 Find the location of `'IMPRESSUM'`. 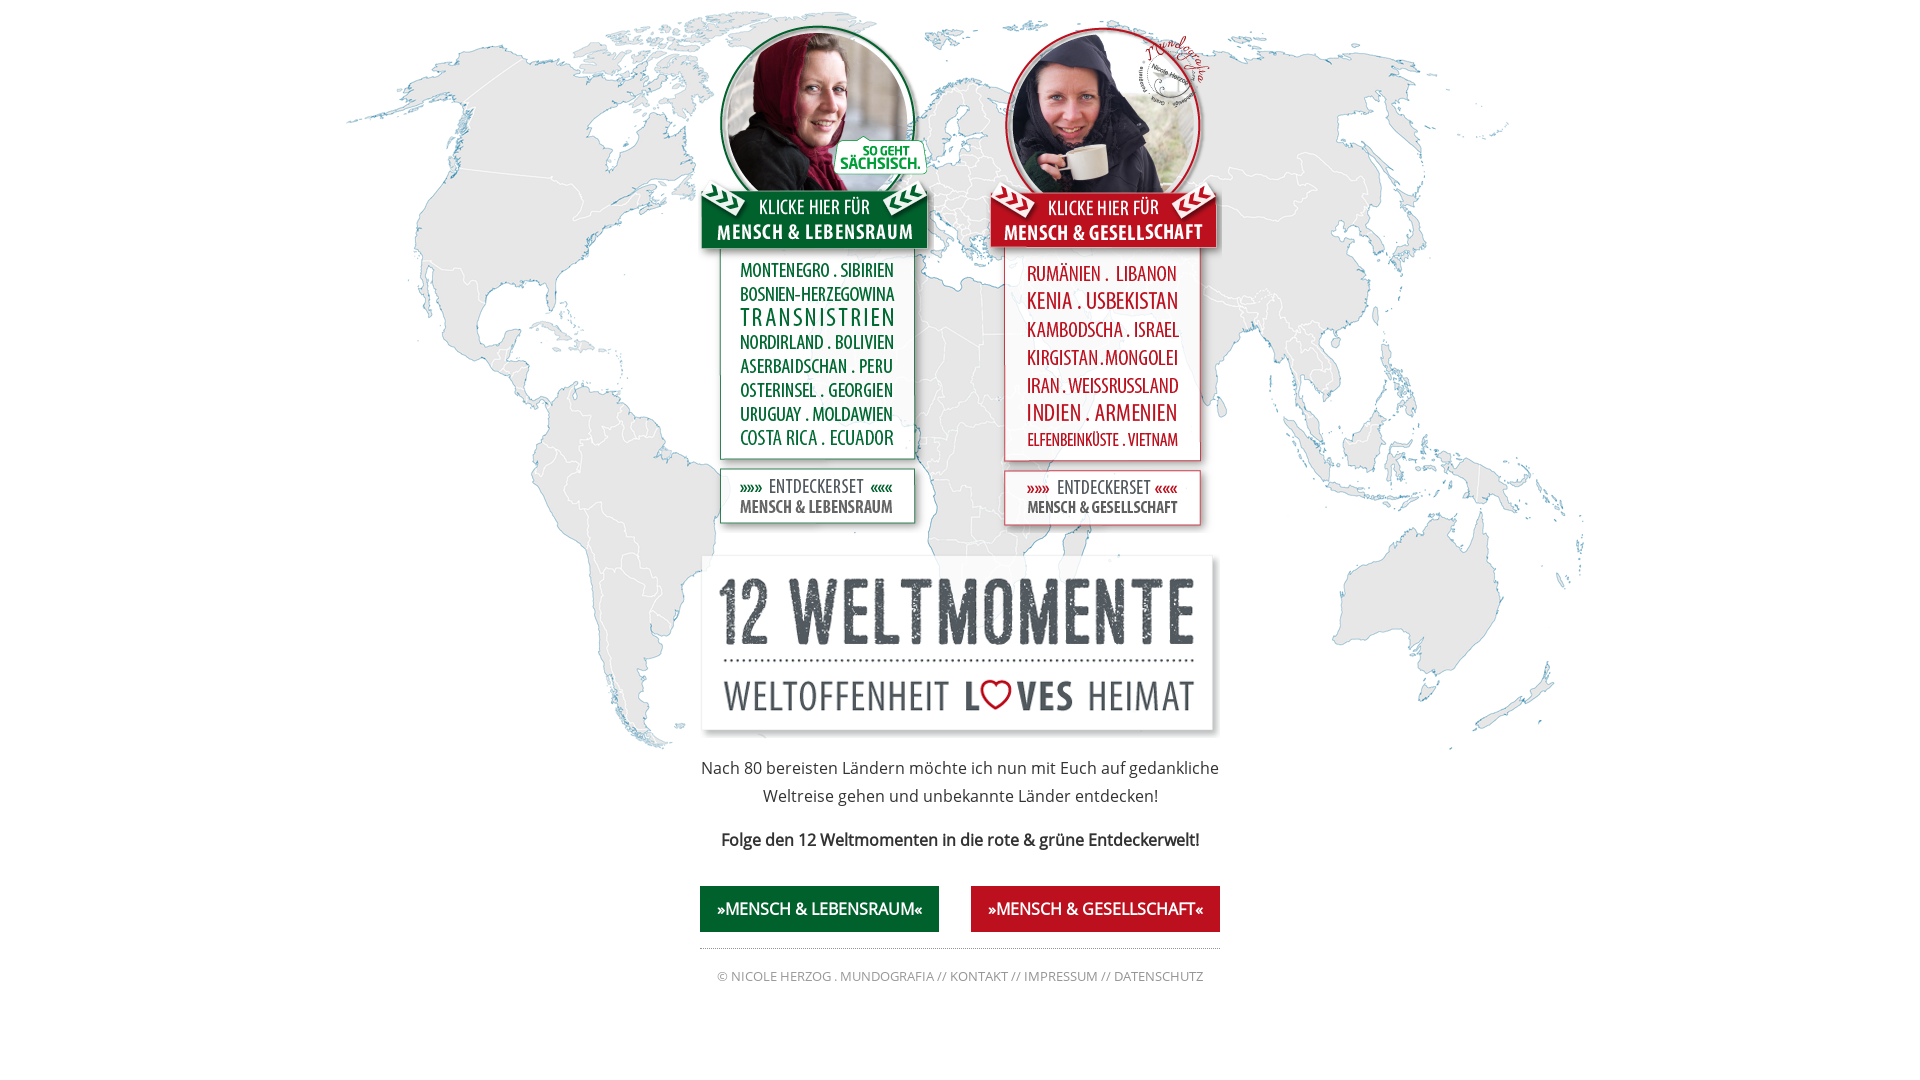

'IMPRESSUM' is located at coordinates (1059, 975).